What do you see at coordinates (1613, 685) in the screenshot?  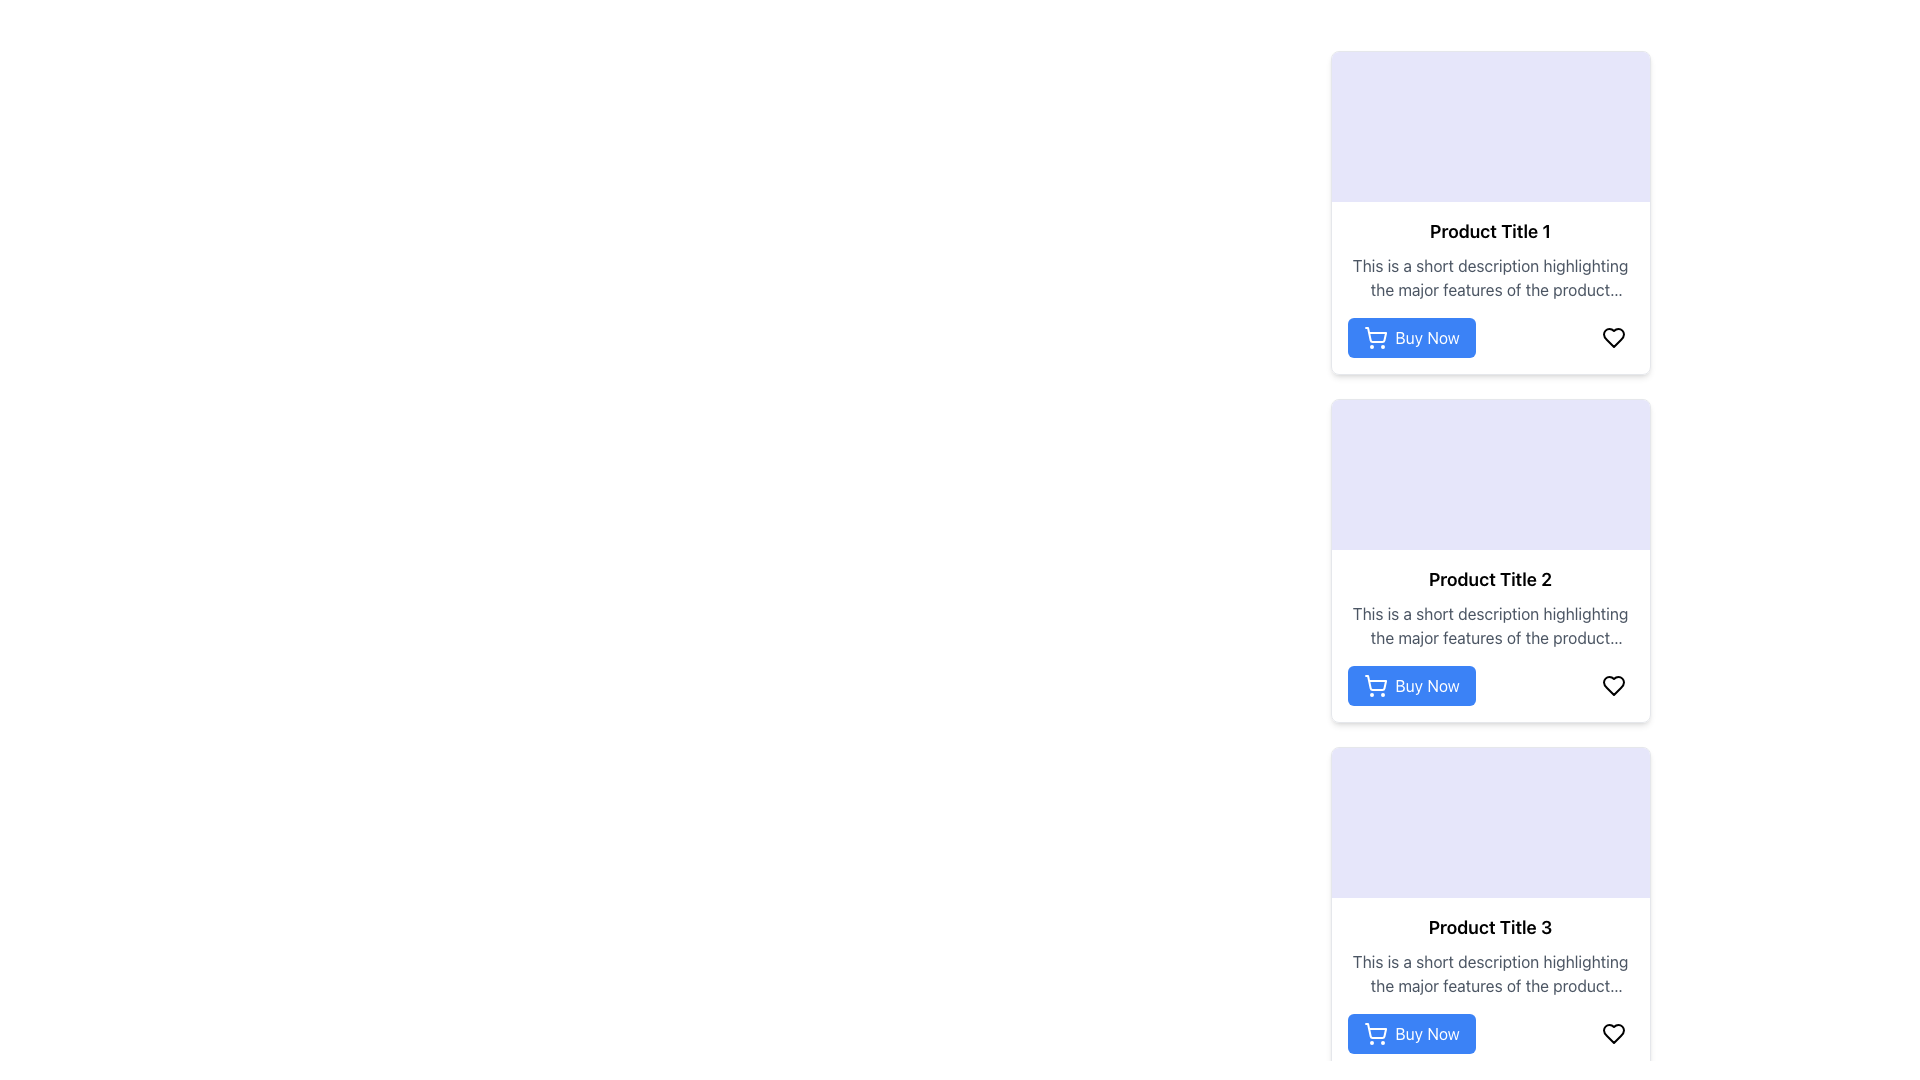 I see `the heart icon at the bottom-right corner of the card for 'Product Title 2'` at bounding box center [1613, 685].